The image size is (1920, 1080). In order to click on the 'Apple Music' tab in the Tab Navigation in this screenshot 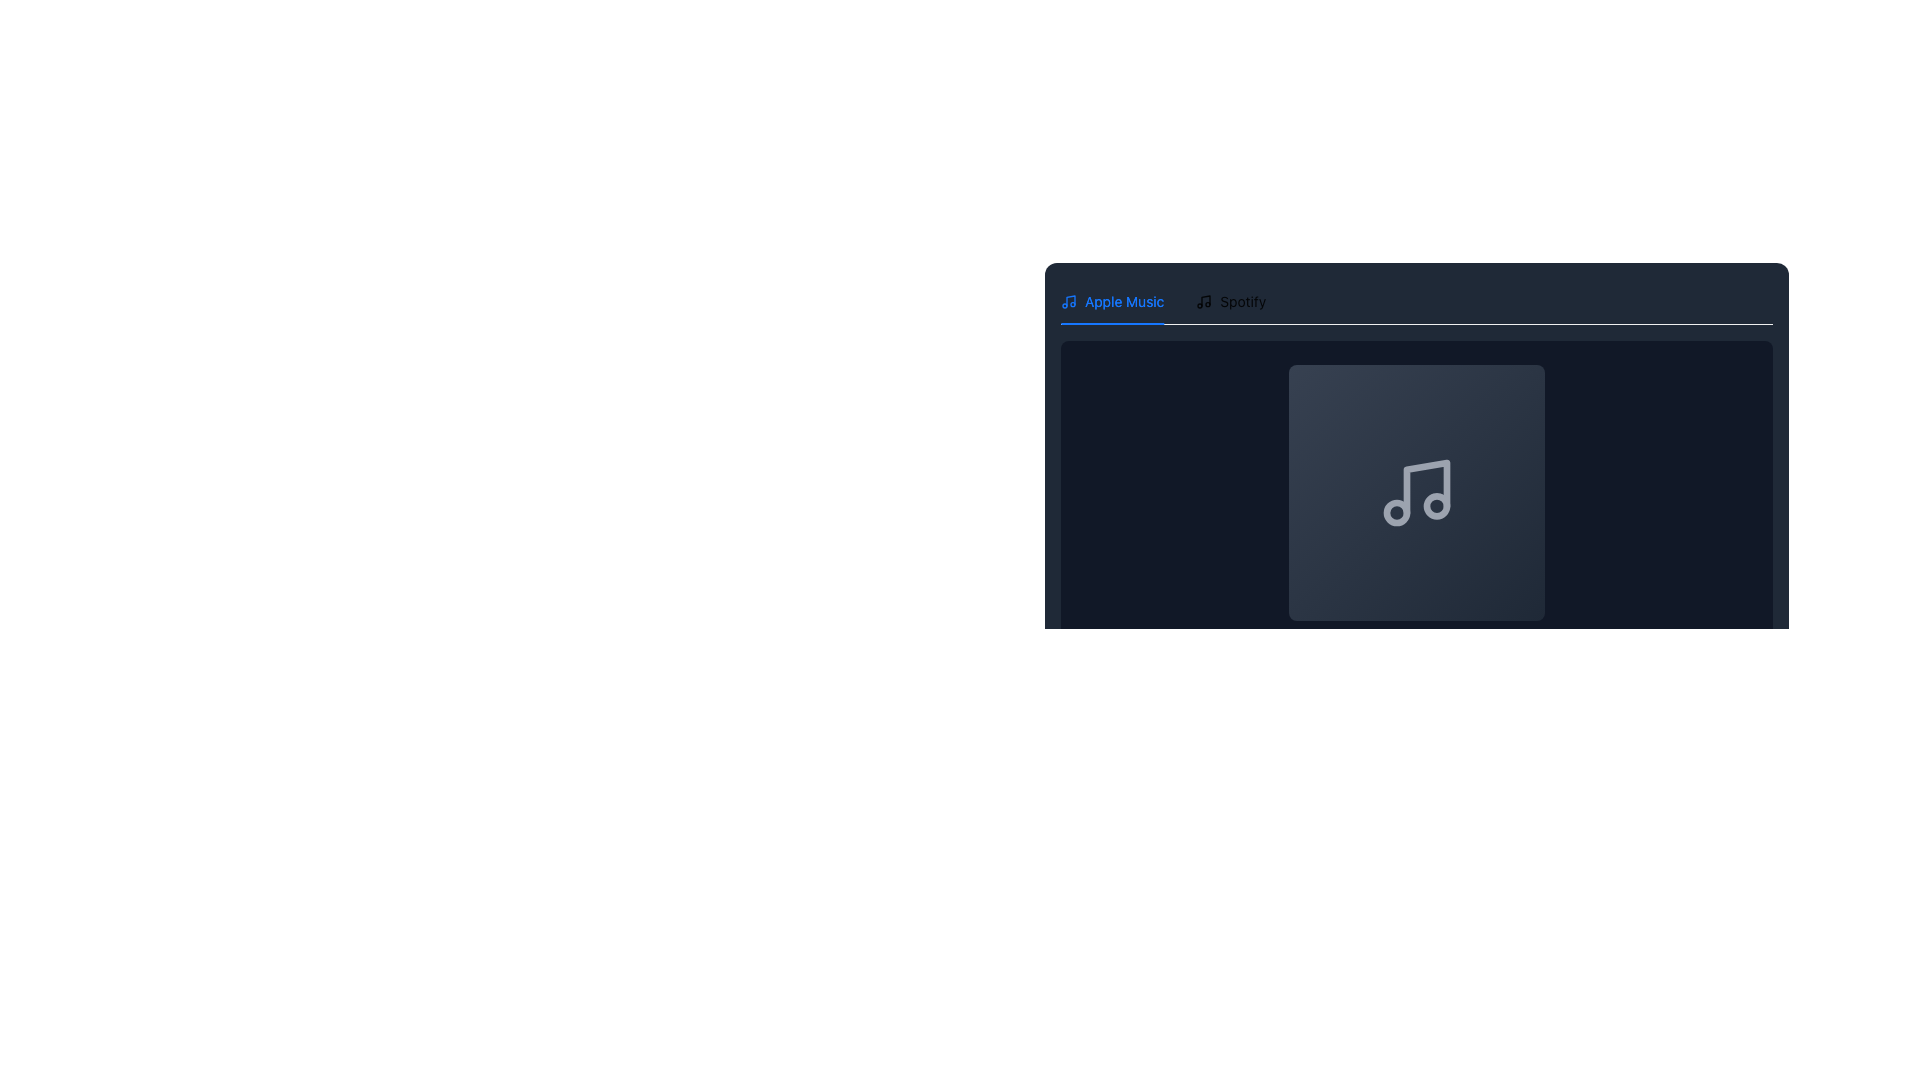, I will do `click(1163, 301)`.